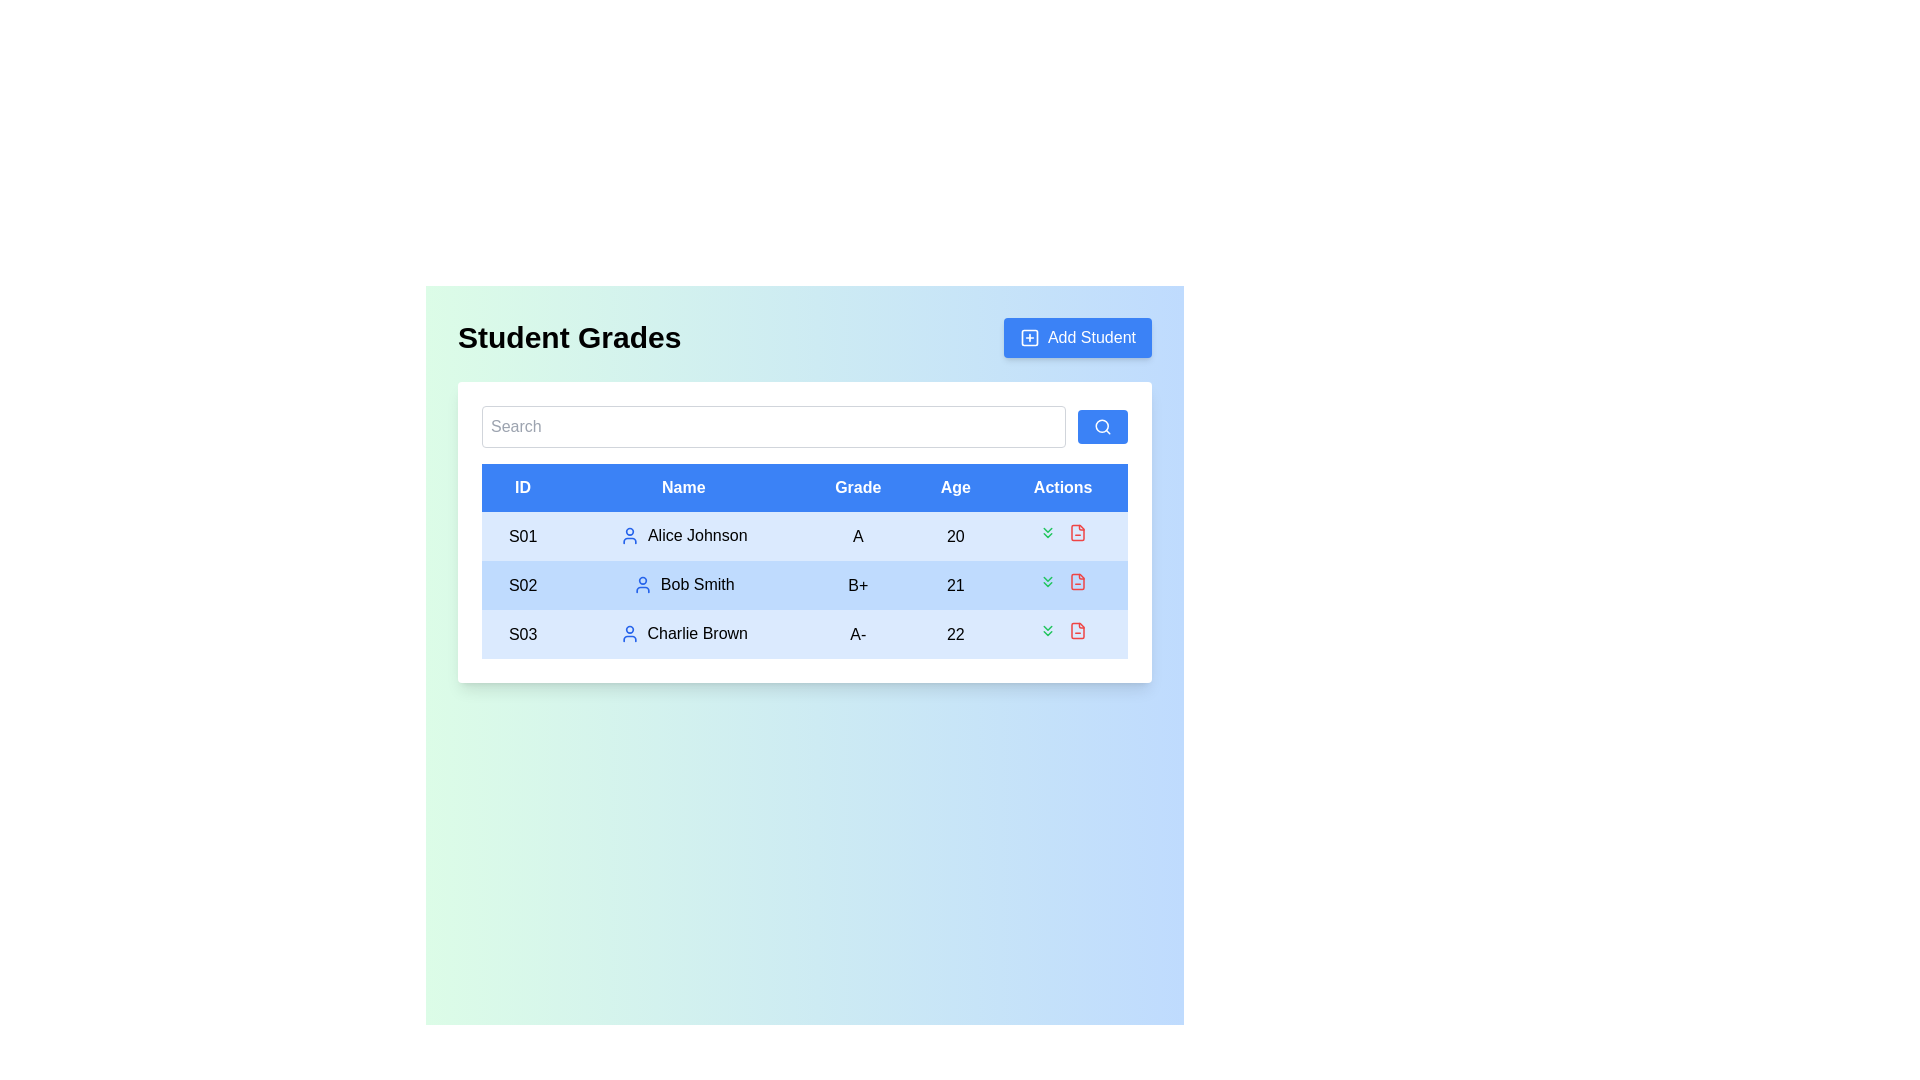 The height and width of the screenshot is (1080, 1920). Describe the element at coordinates (858, 535) in the screenshot. I see `the text label indicating the grade 'A' for the student Alice Johnson, located in the third column of the first row in the table` at that location.